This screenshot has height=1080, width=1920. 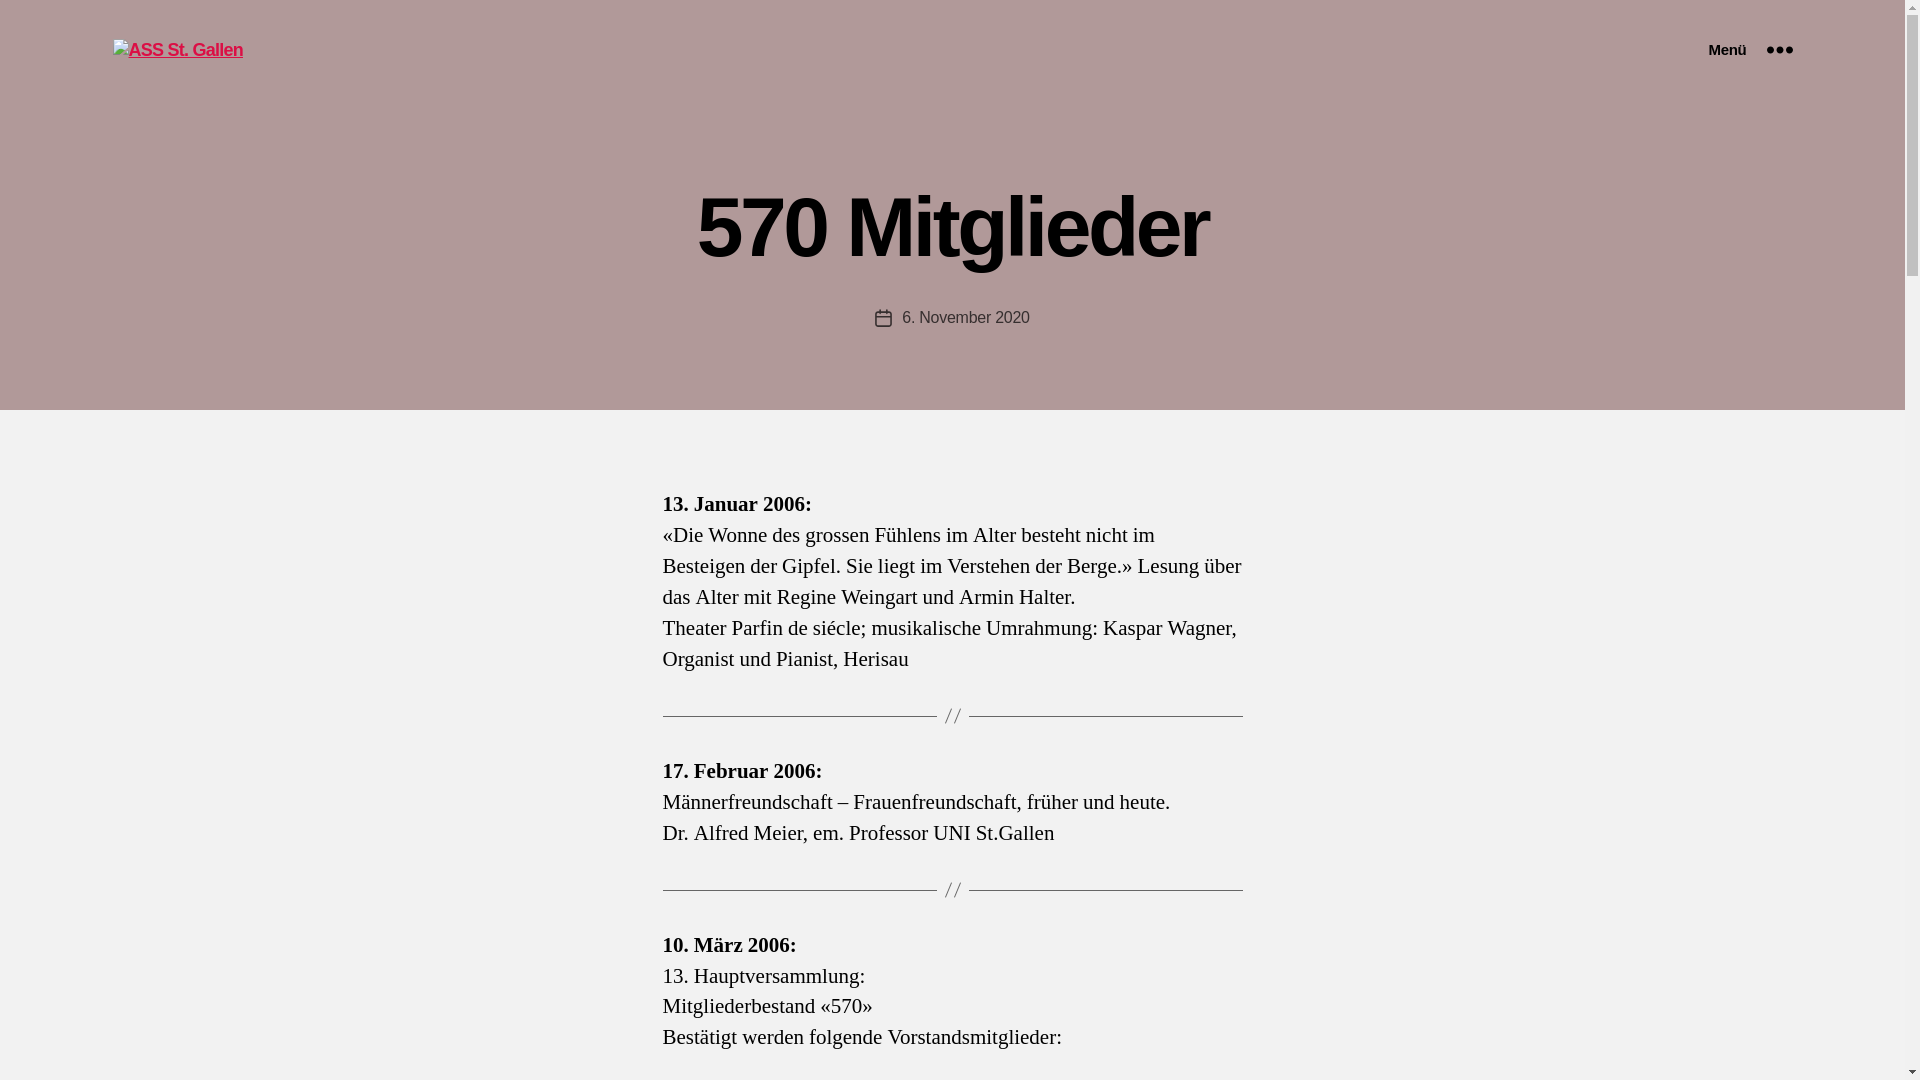 What do you see at coordinates (901, 316) in the screenshot?
I see `'6. November 2020'` at bounding box center [901, 316].